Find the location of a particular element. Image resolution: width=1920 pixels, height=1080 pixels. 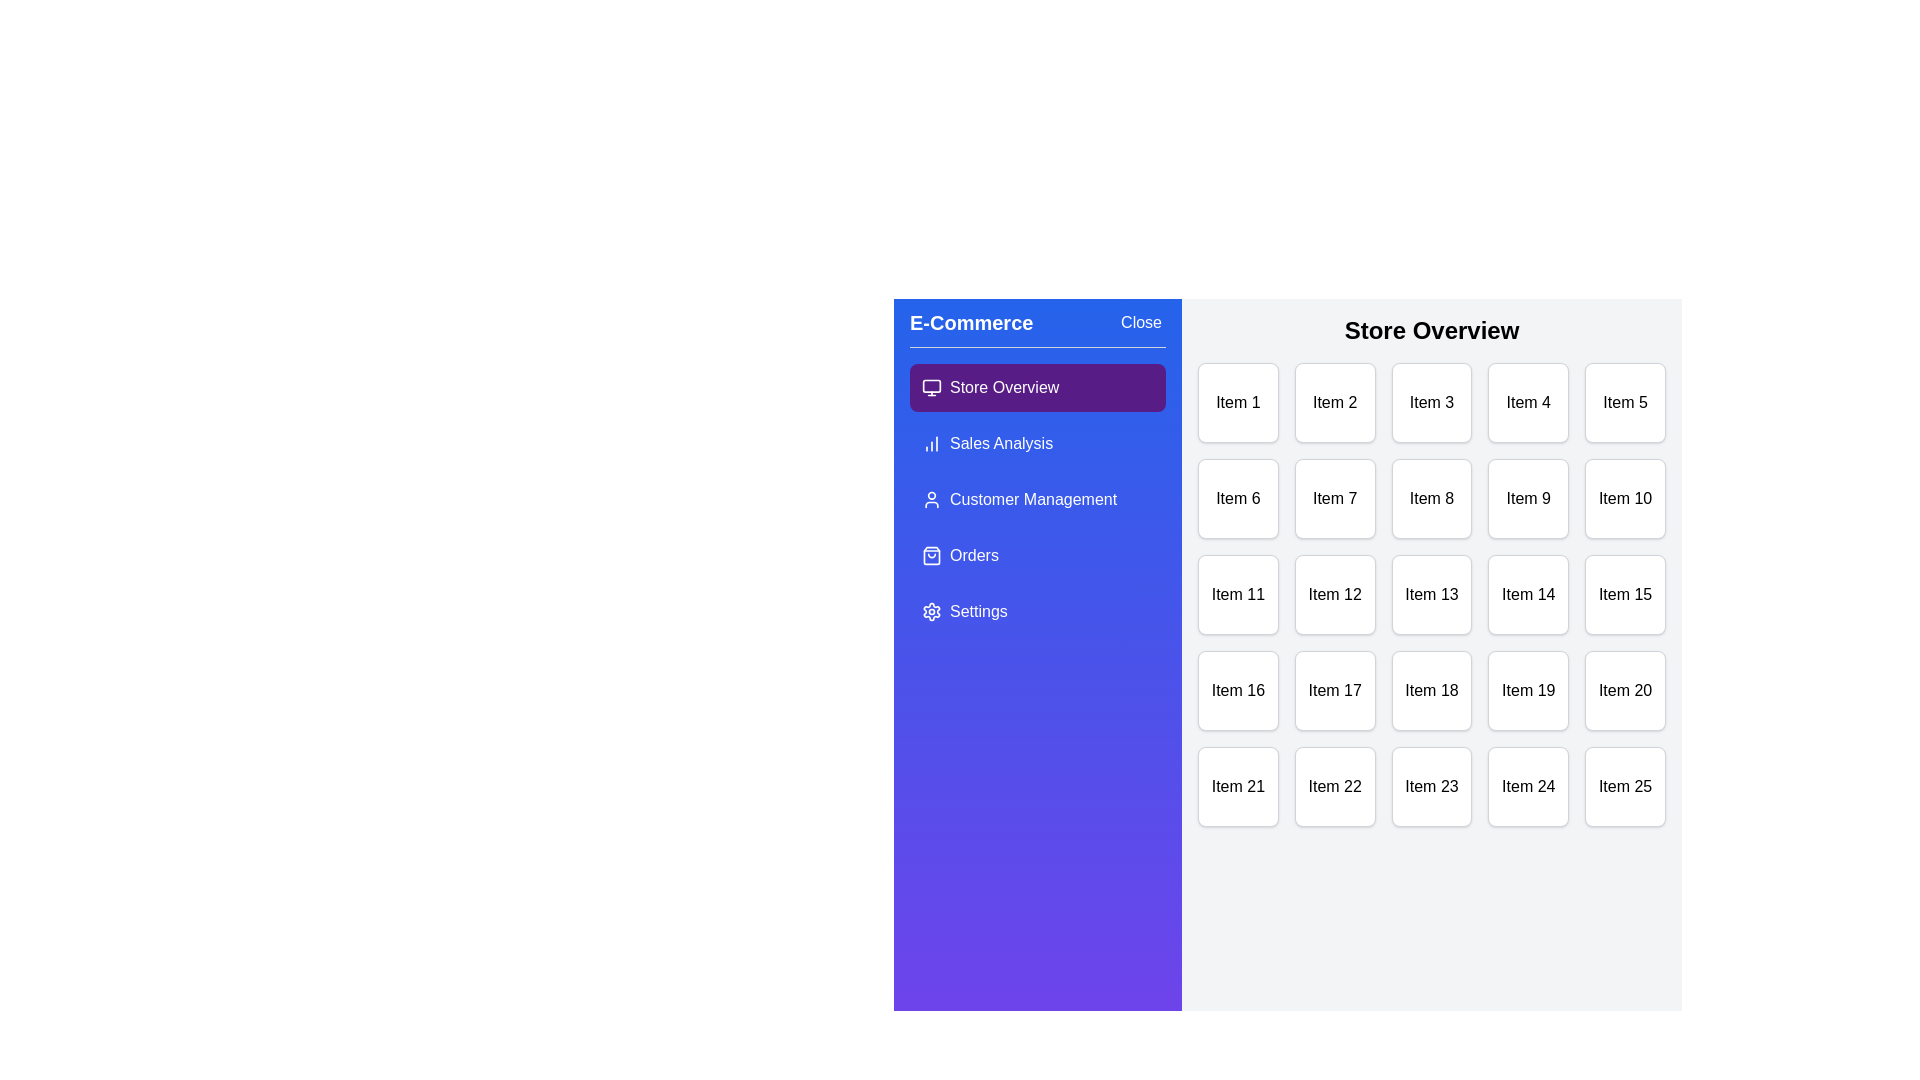

the menu option Settings from the drawer is located at coordinates (1037, 611).